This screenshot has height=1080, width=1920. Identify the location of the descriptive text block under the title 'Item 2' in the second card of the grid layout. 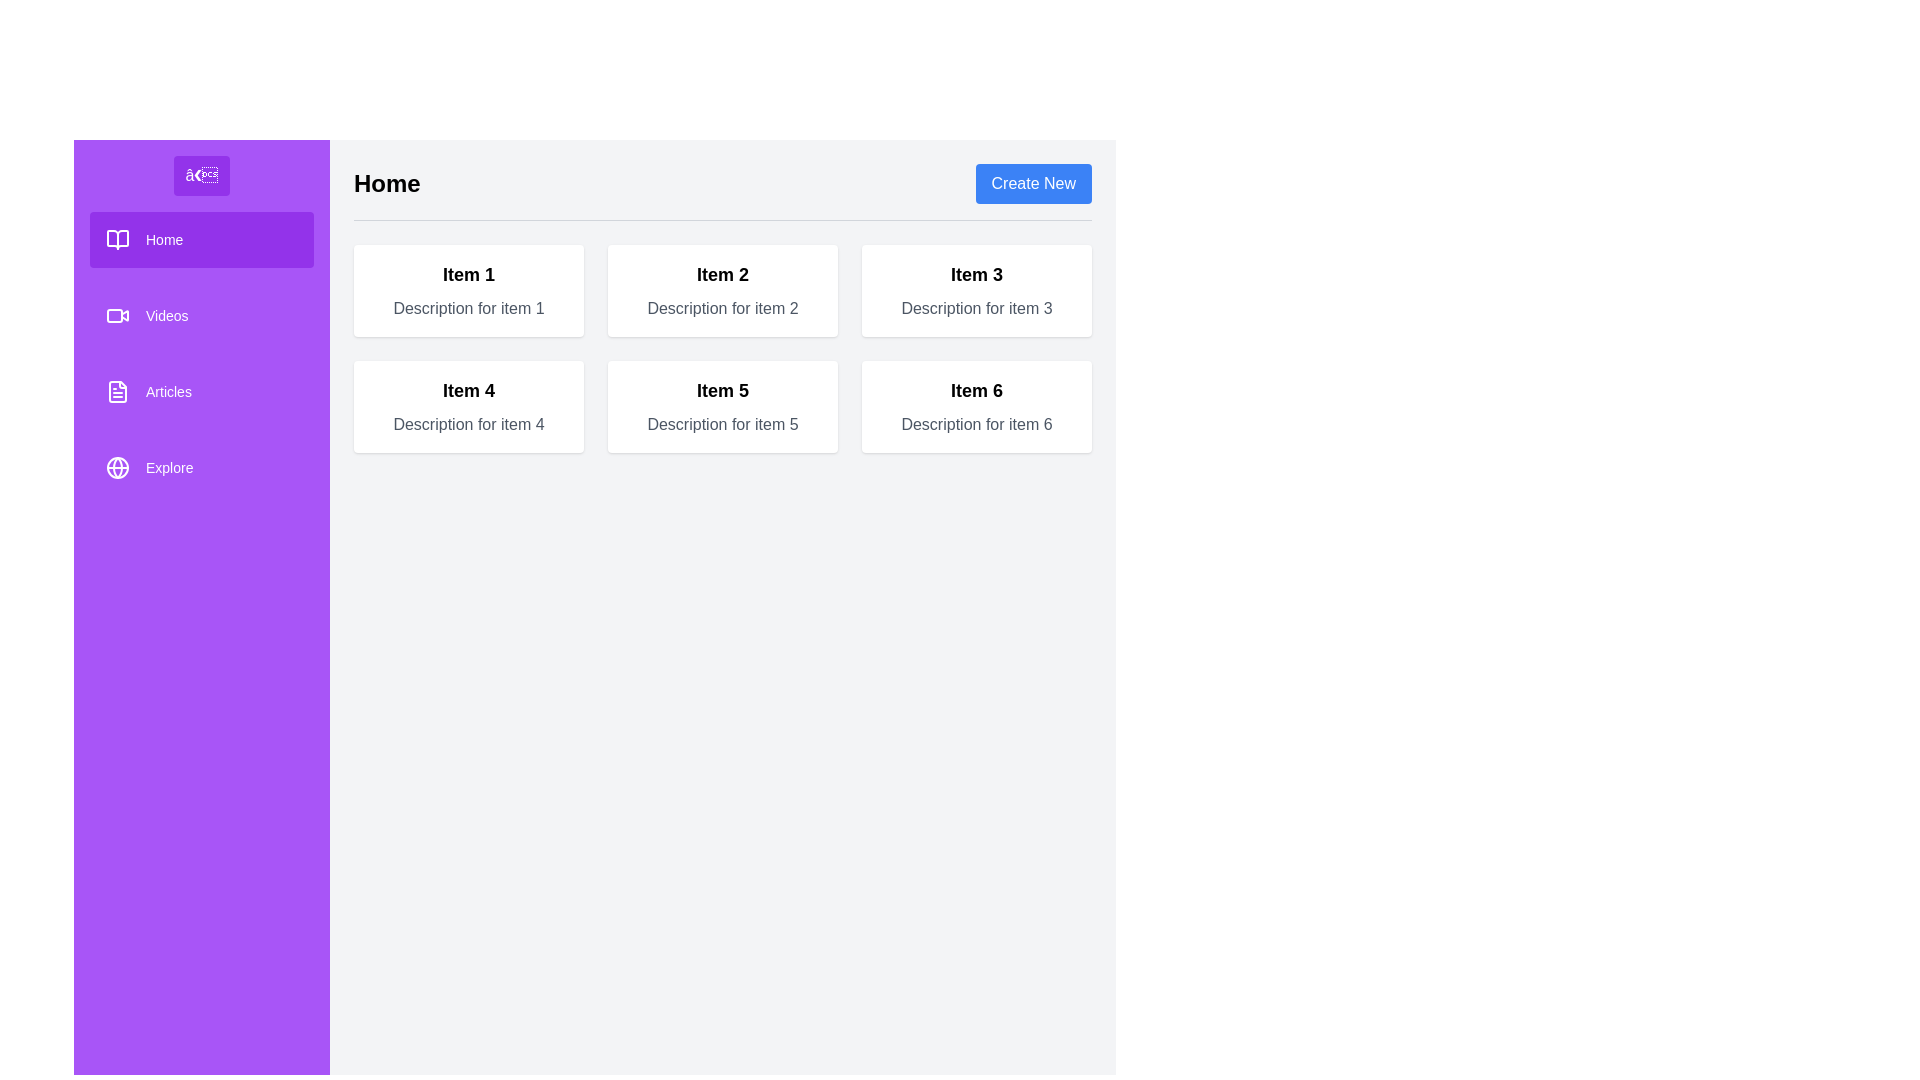
(722, 308).